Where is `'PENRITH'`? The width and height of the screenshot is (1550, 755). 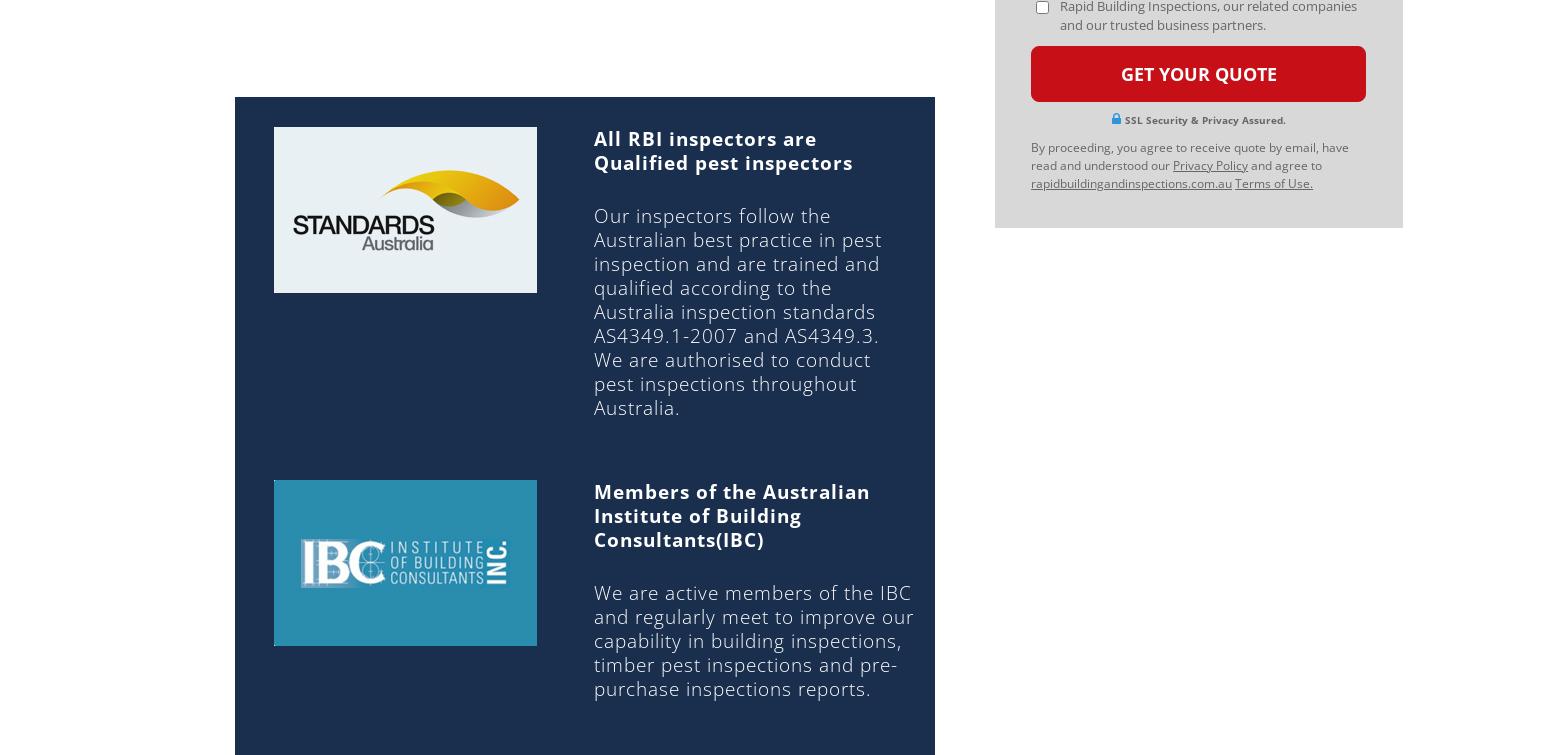 'PENRITH' is located at coordinates (822, 404).